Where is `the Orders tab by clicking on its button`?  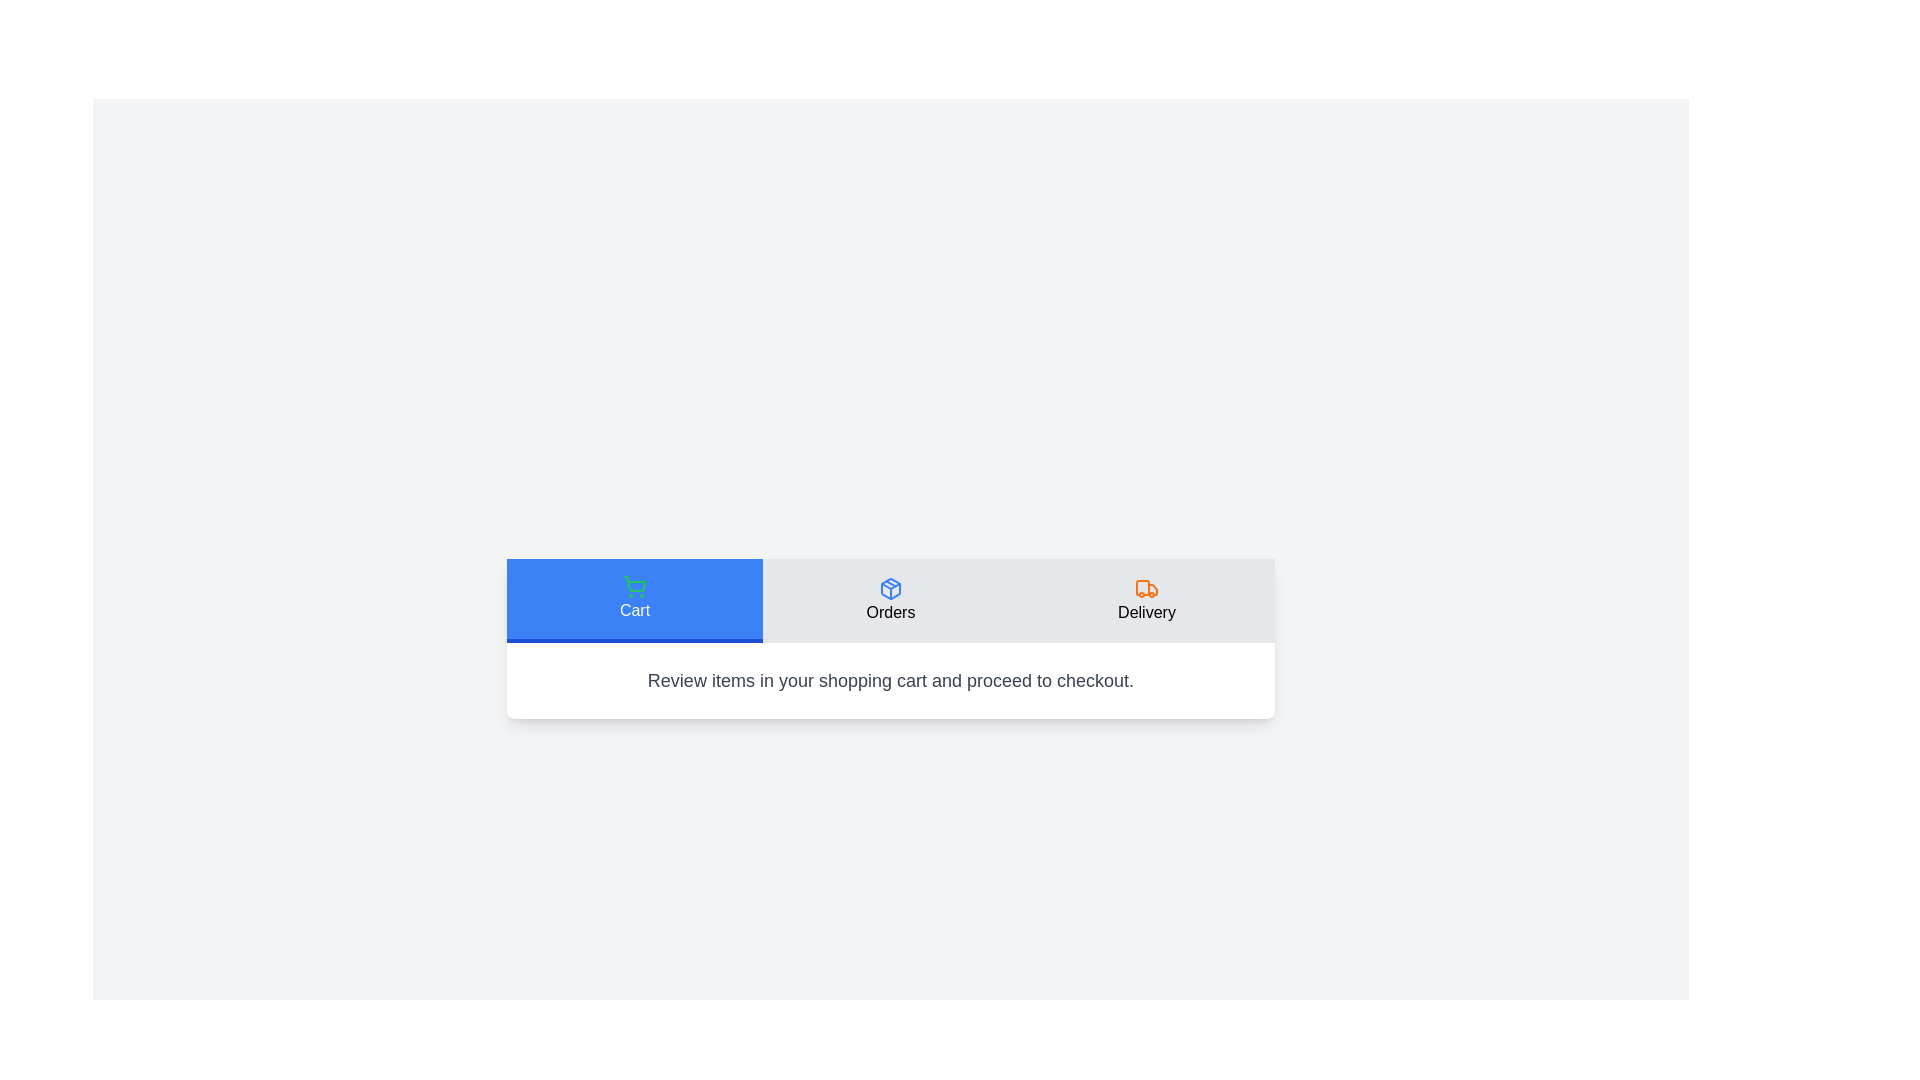
the Orders tab by clicking on its button is located at coordinates (890, 600).